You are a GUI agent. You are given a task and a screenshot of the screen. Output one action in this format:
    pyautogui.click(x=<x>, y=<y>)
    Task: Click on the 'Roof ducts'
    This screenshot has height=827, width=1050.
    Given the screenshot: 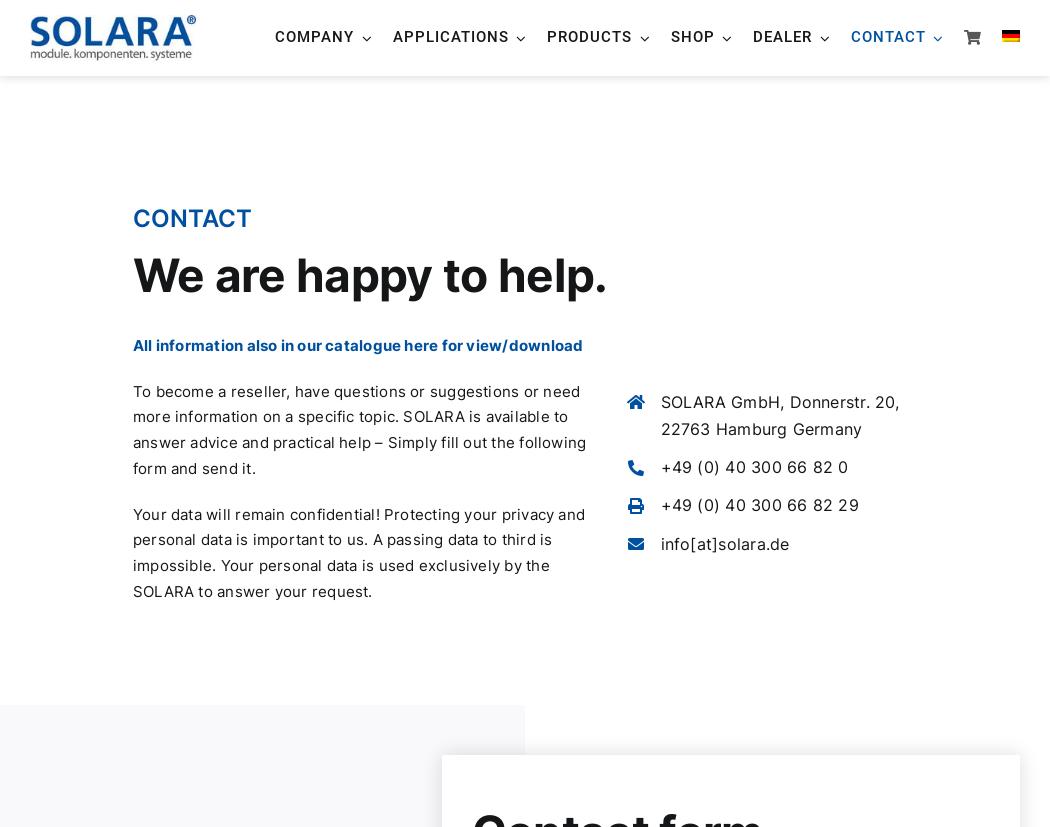 What is the action you would take?
    pyautogui.click(x=738, y=267)
    